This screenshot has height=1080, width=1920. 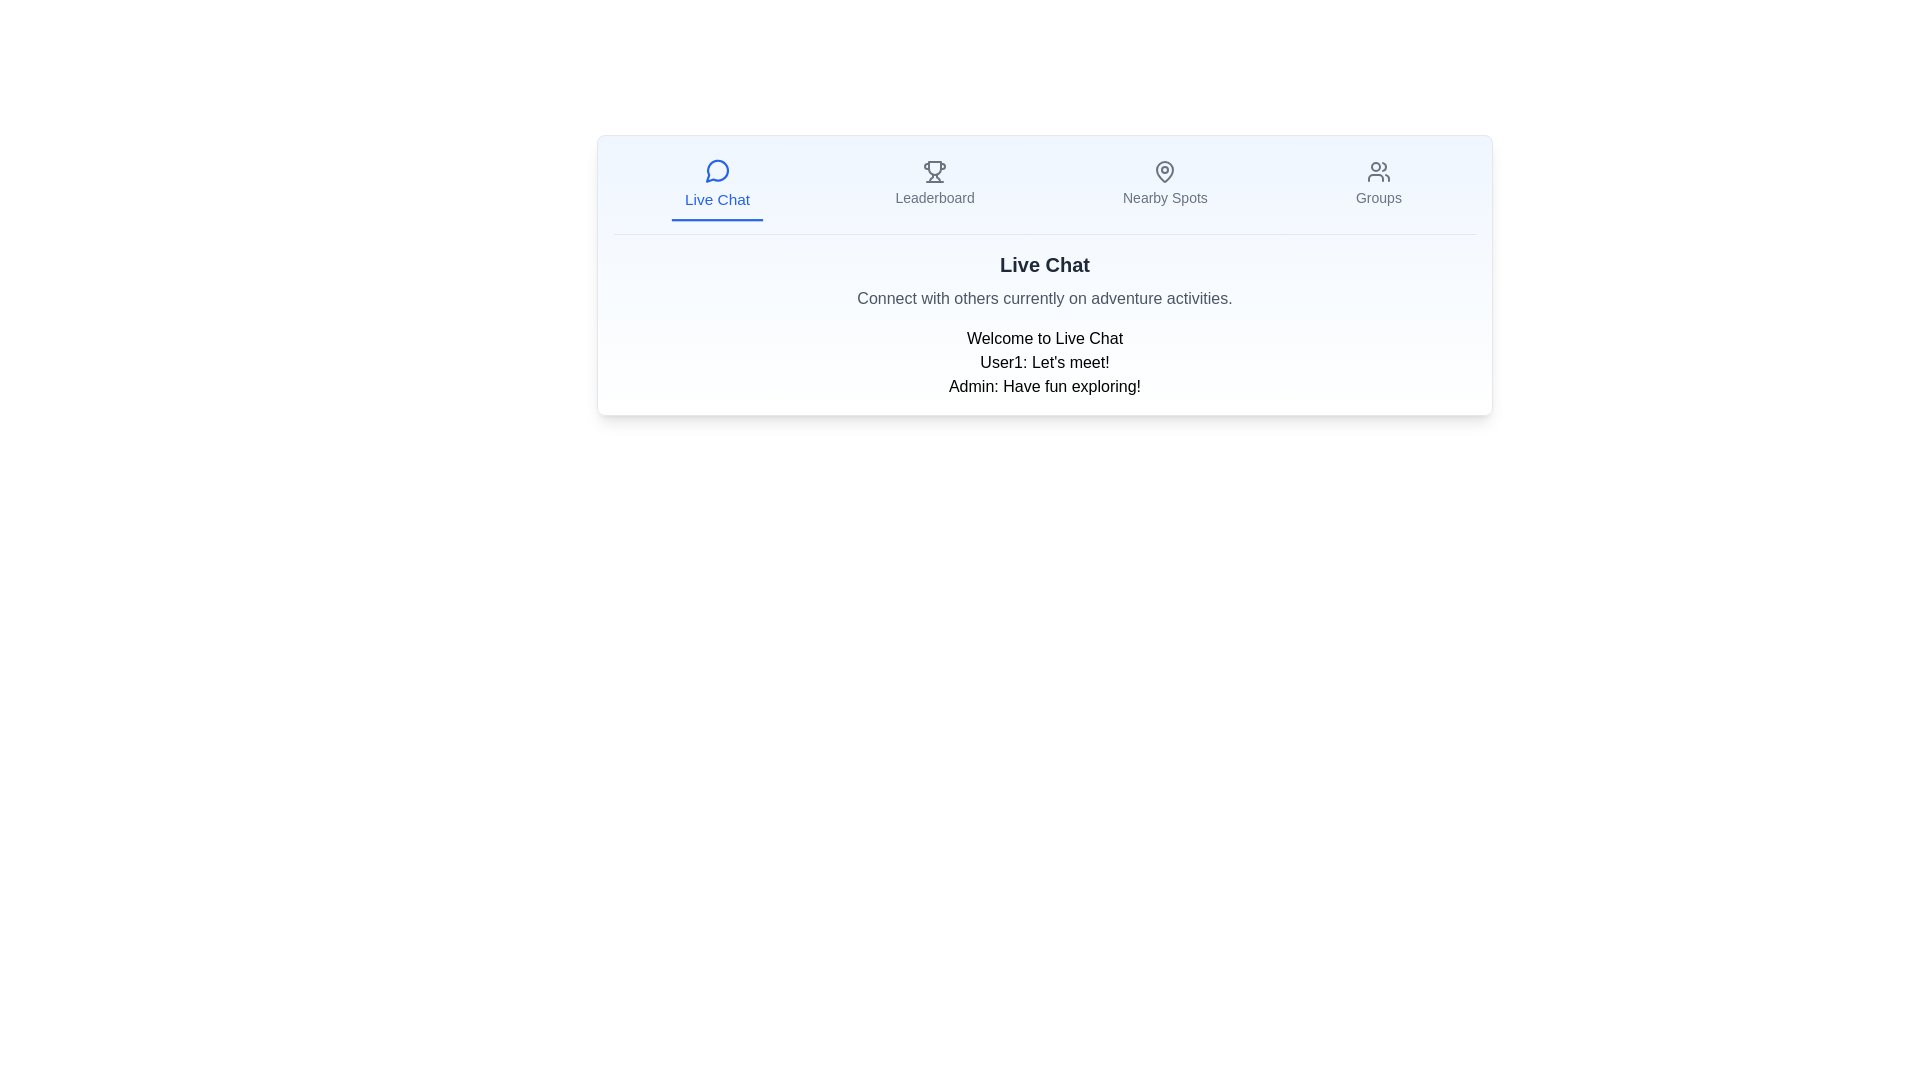 What do you see at coordinates (1044, 299) in the screenshot?
I see `the text label that reads 'Connect with others currently on adventure activities.', which is styled in subtle gray and positioned below the 'Live Chat' heading` at bounding box center [1044, 299].